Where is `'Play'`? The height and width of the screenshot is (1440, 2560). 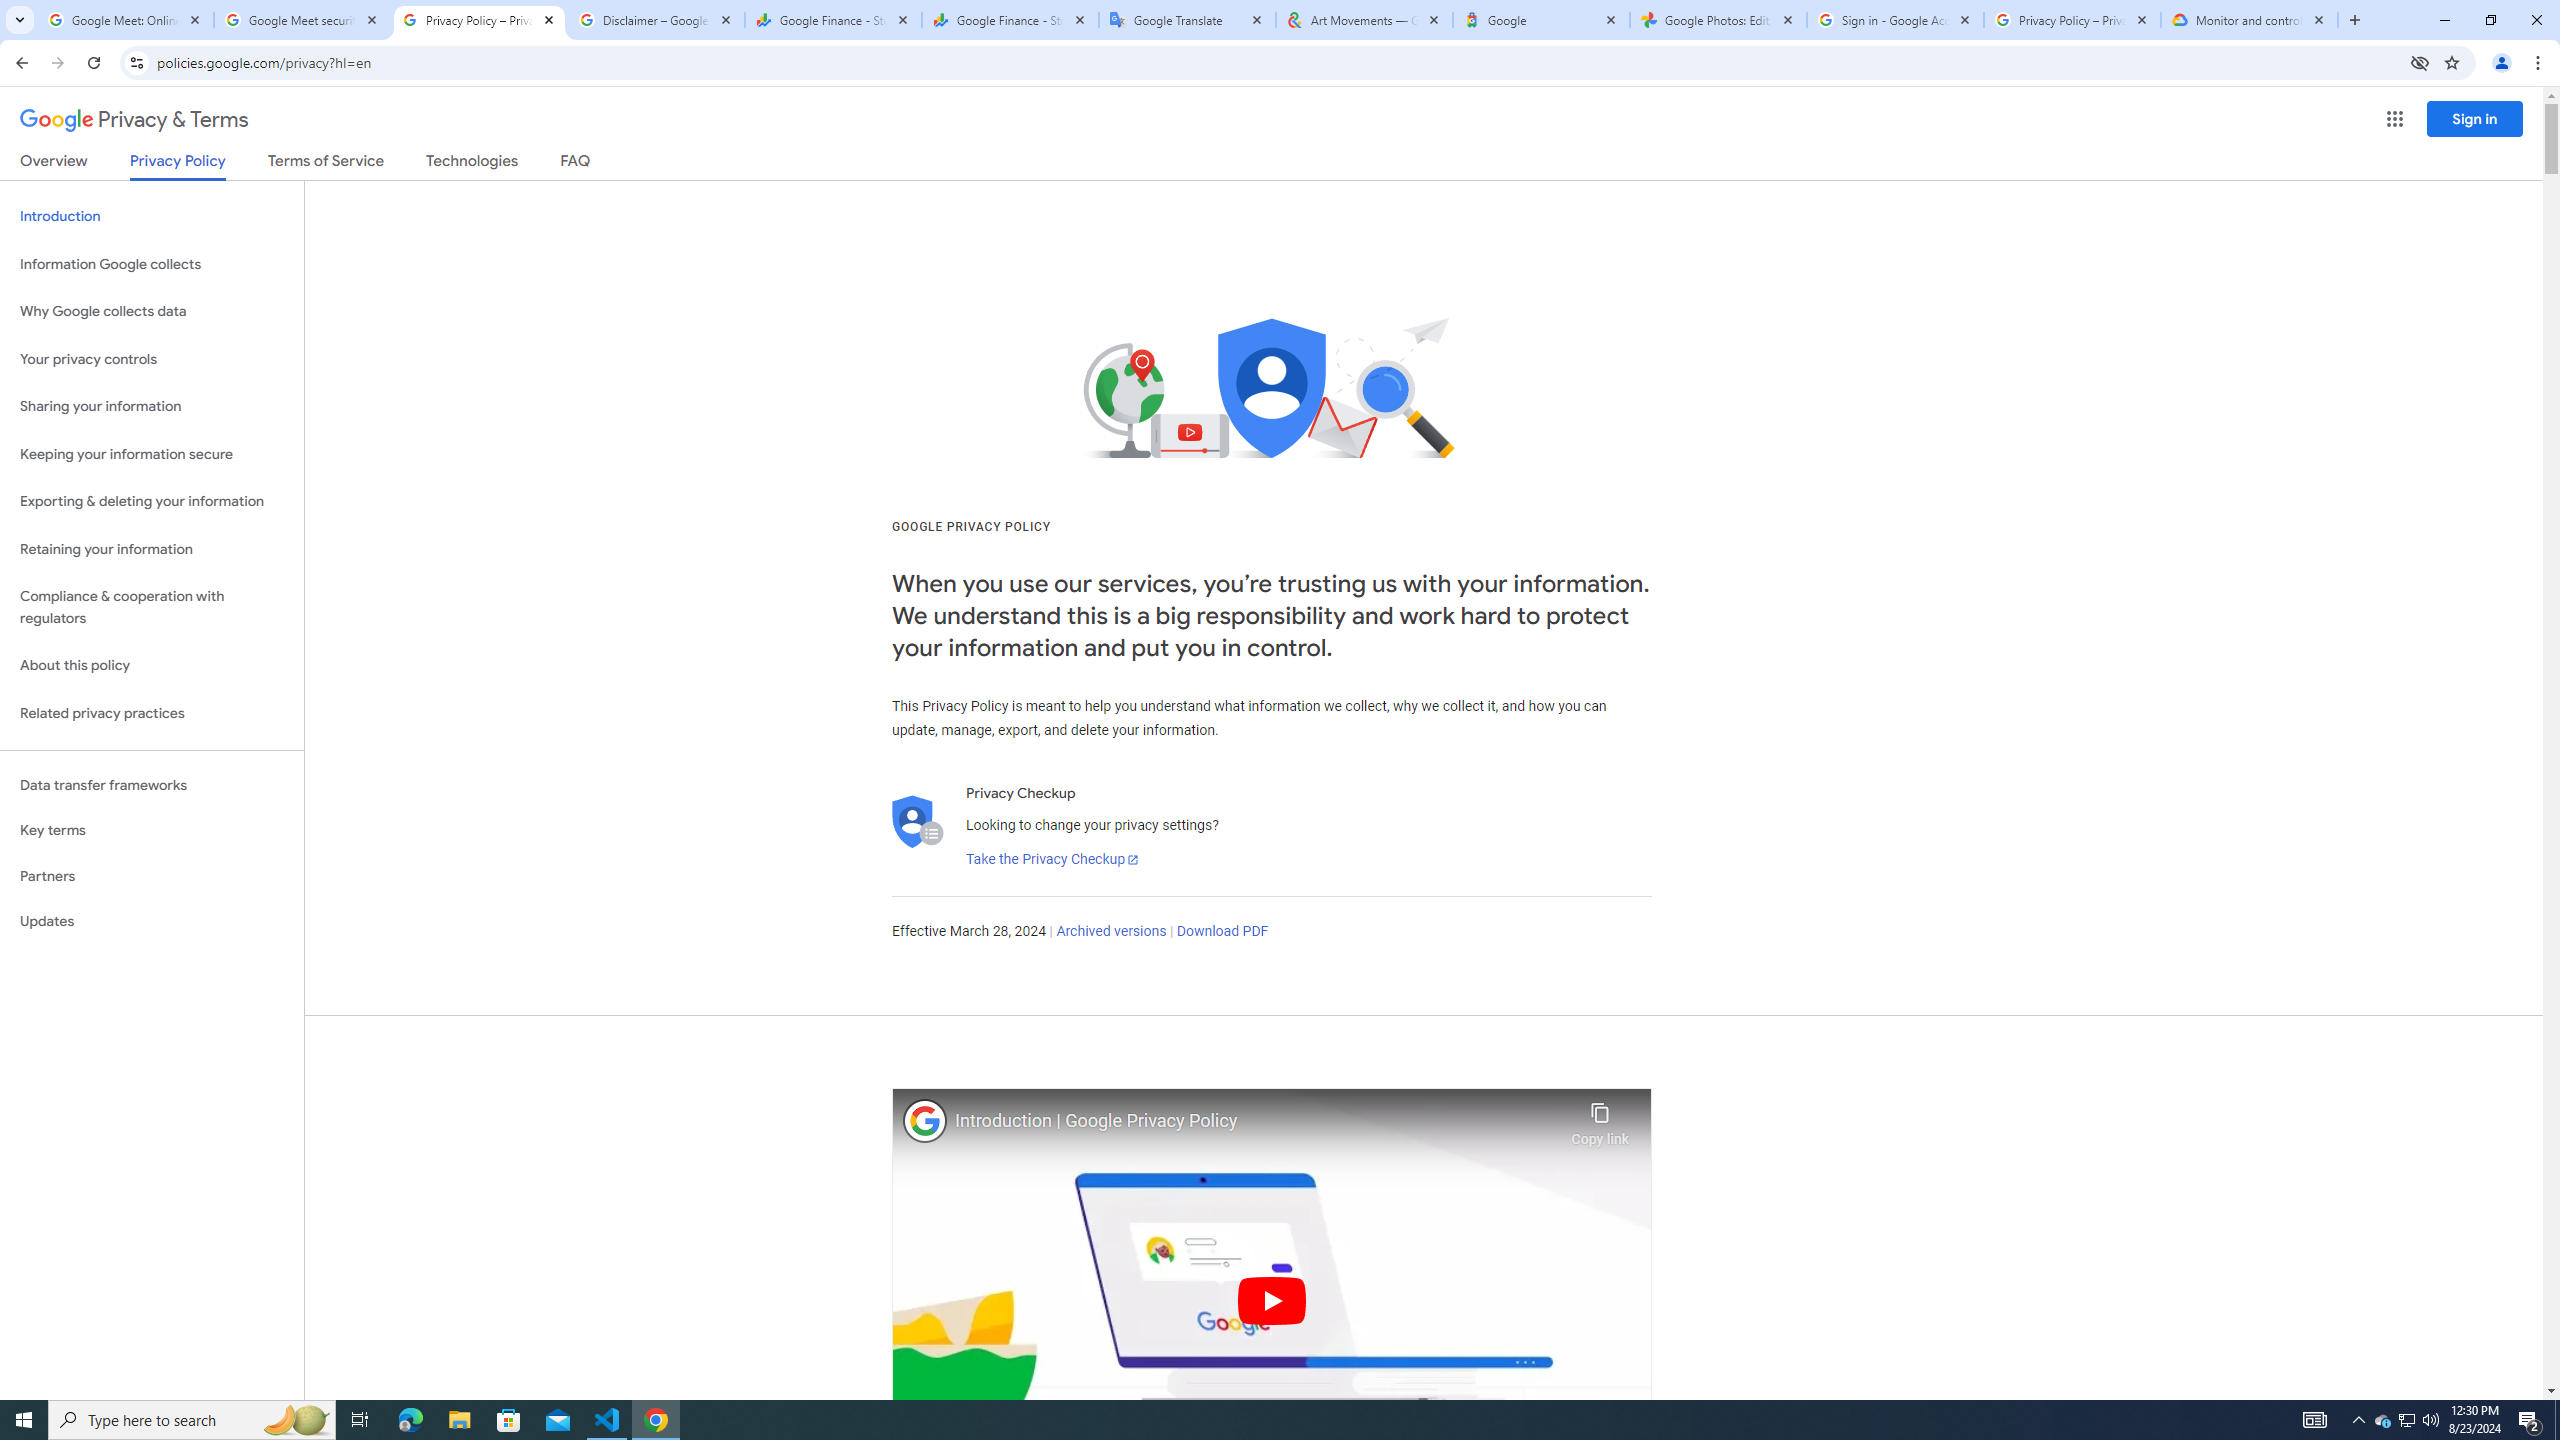
'Play' is located at coordinates (1271, 1299).